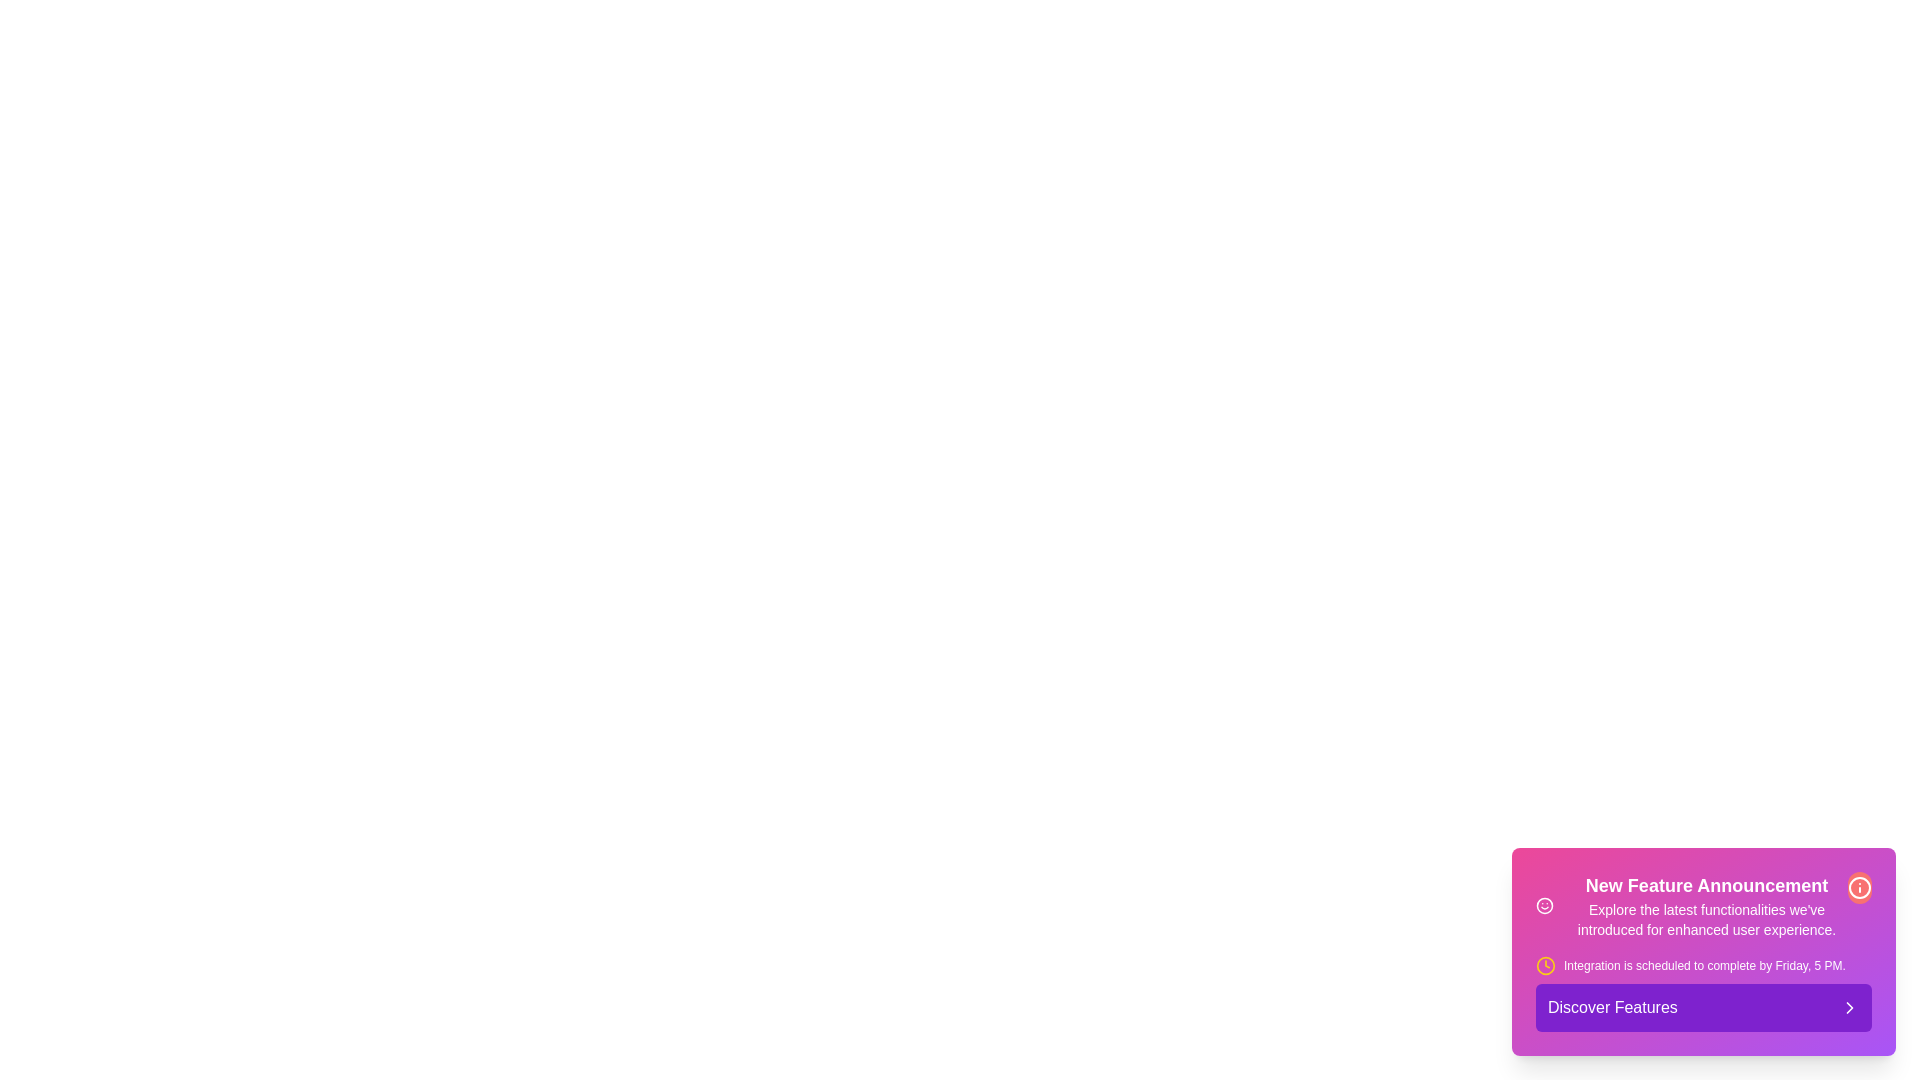  What do you see at coordinates (1703, 1007) in the screenshot?
I see `the 'Discover Features' button to trigger the action` at bounding box center [1703, 1007].